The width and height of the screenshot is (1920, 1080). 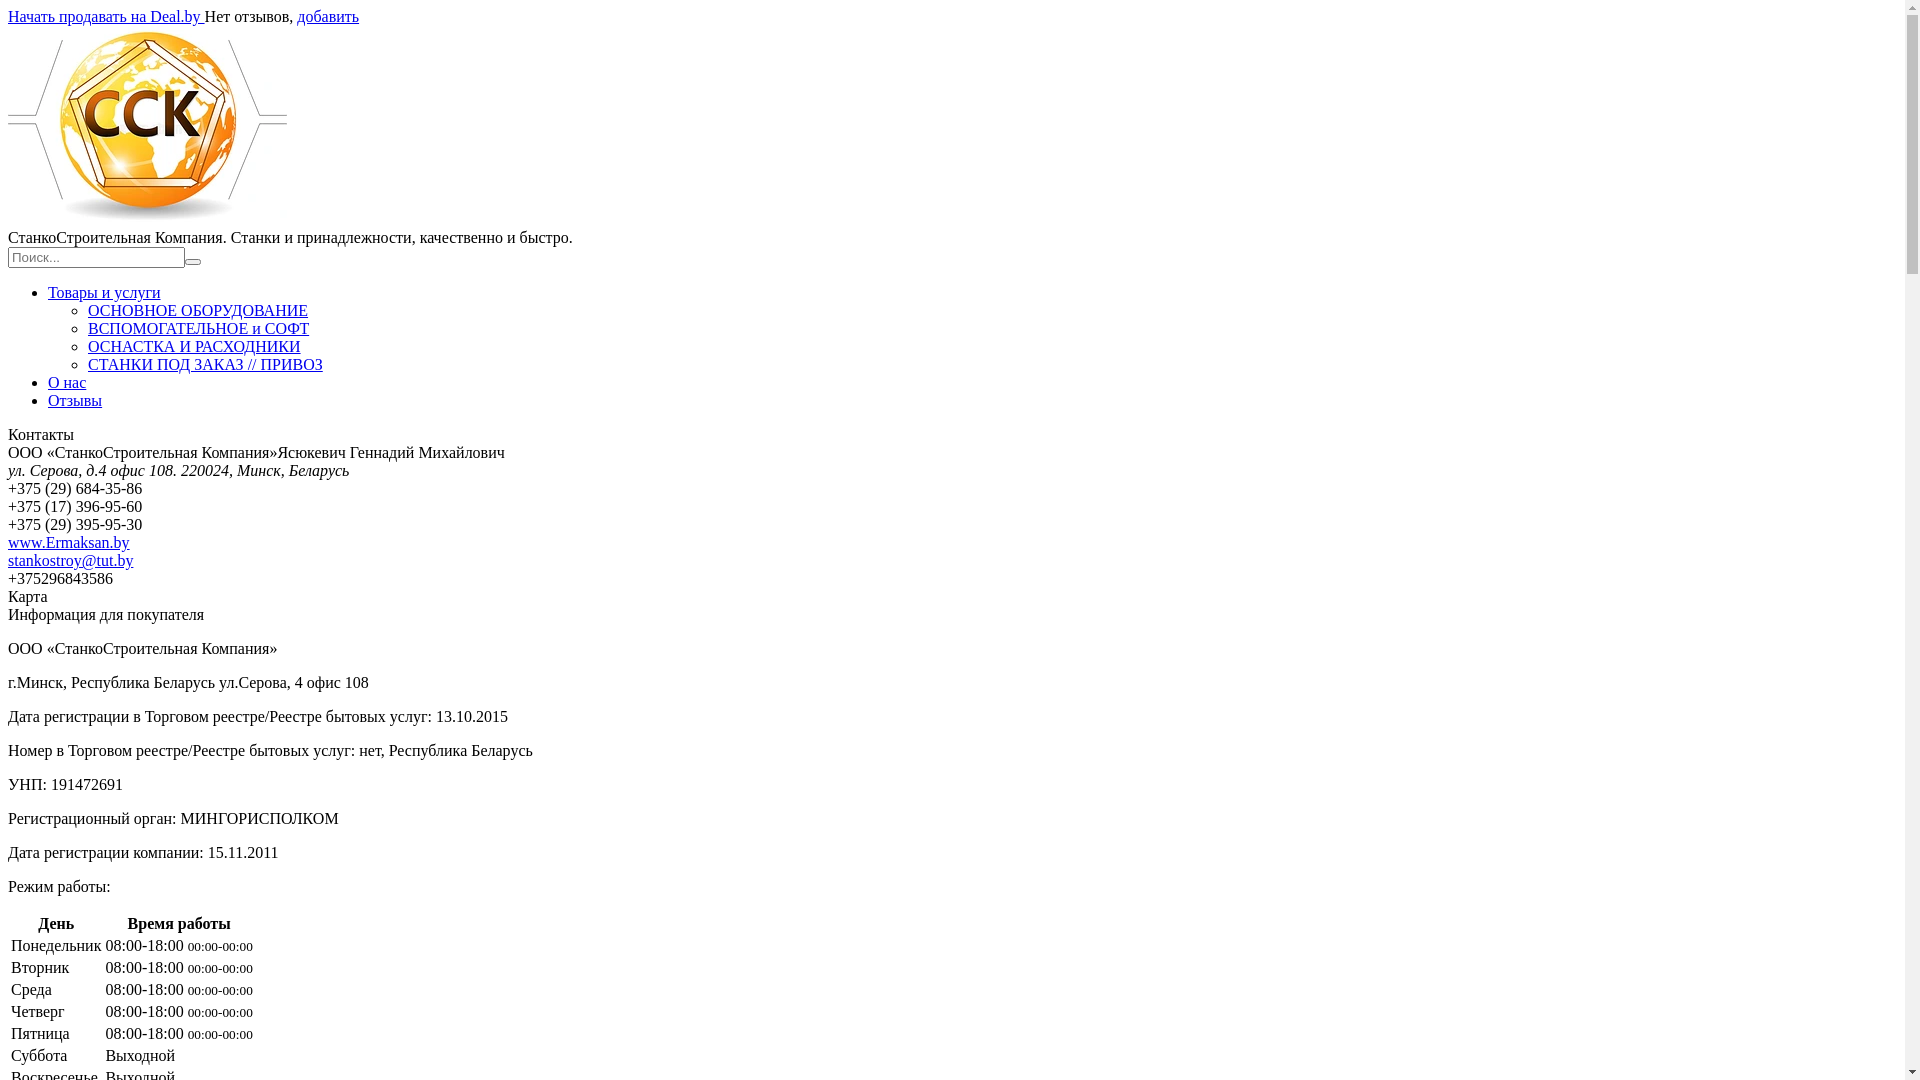 I want to click on 'www.Ermaksan.by', so click(x=68, y=542).